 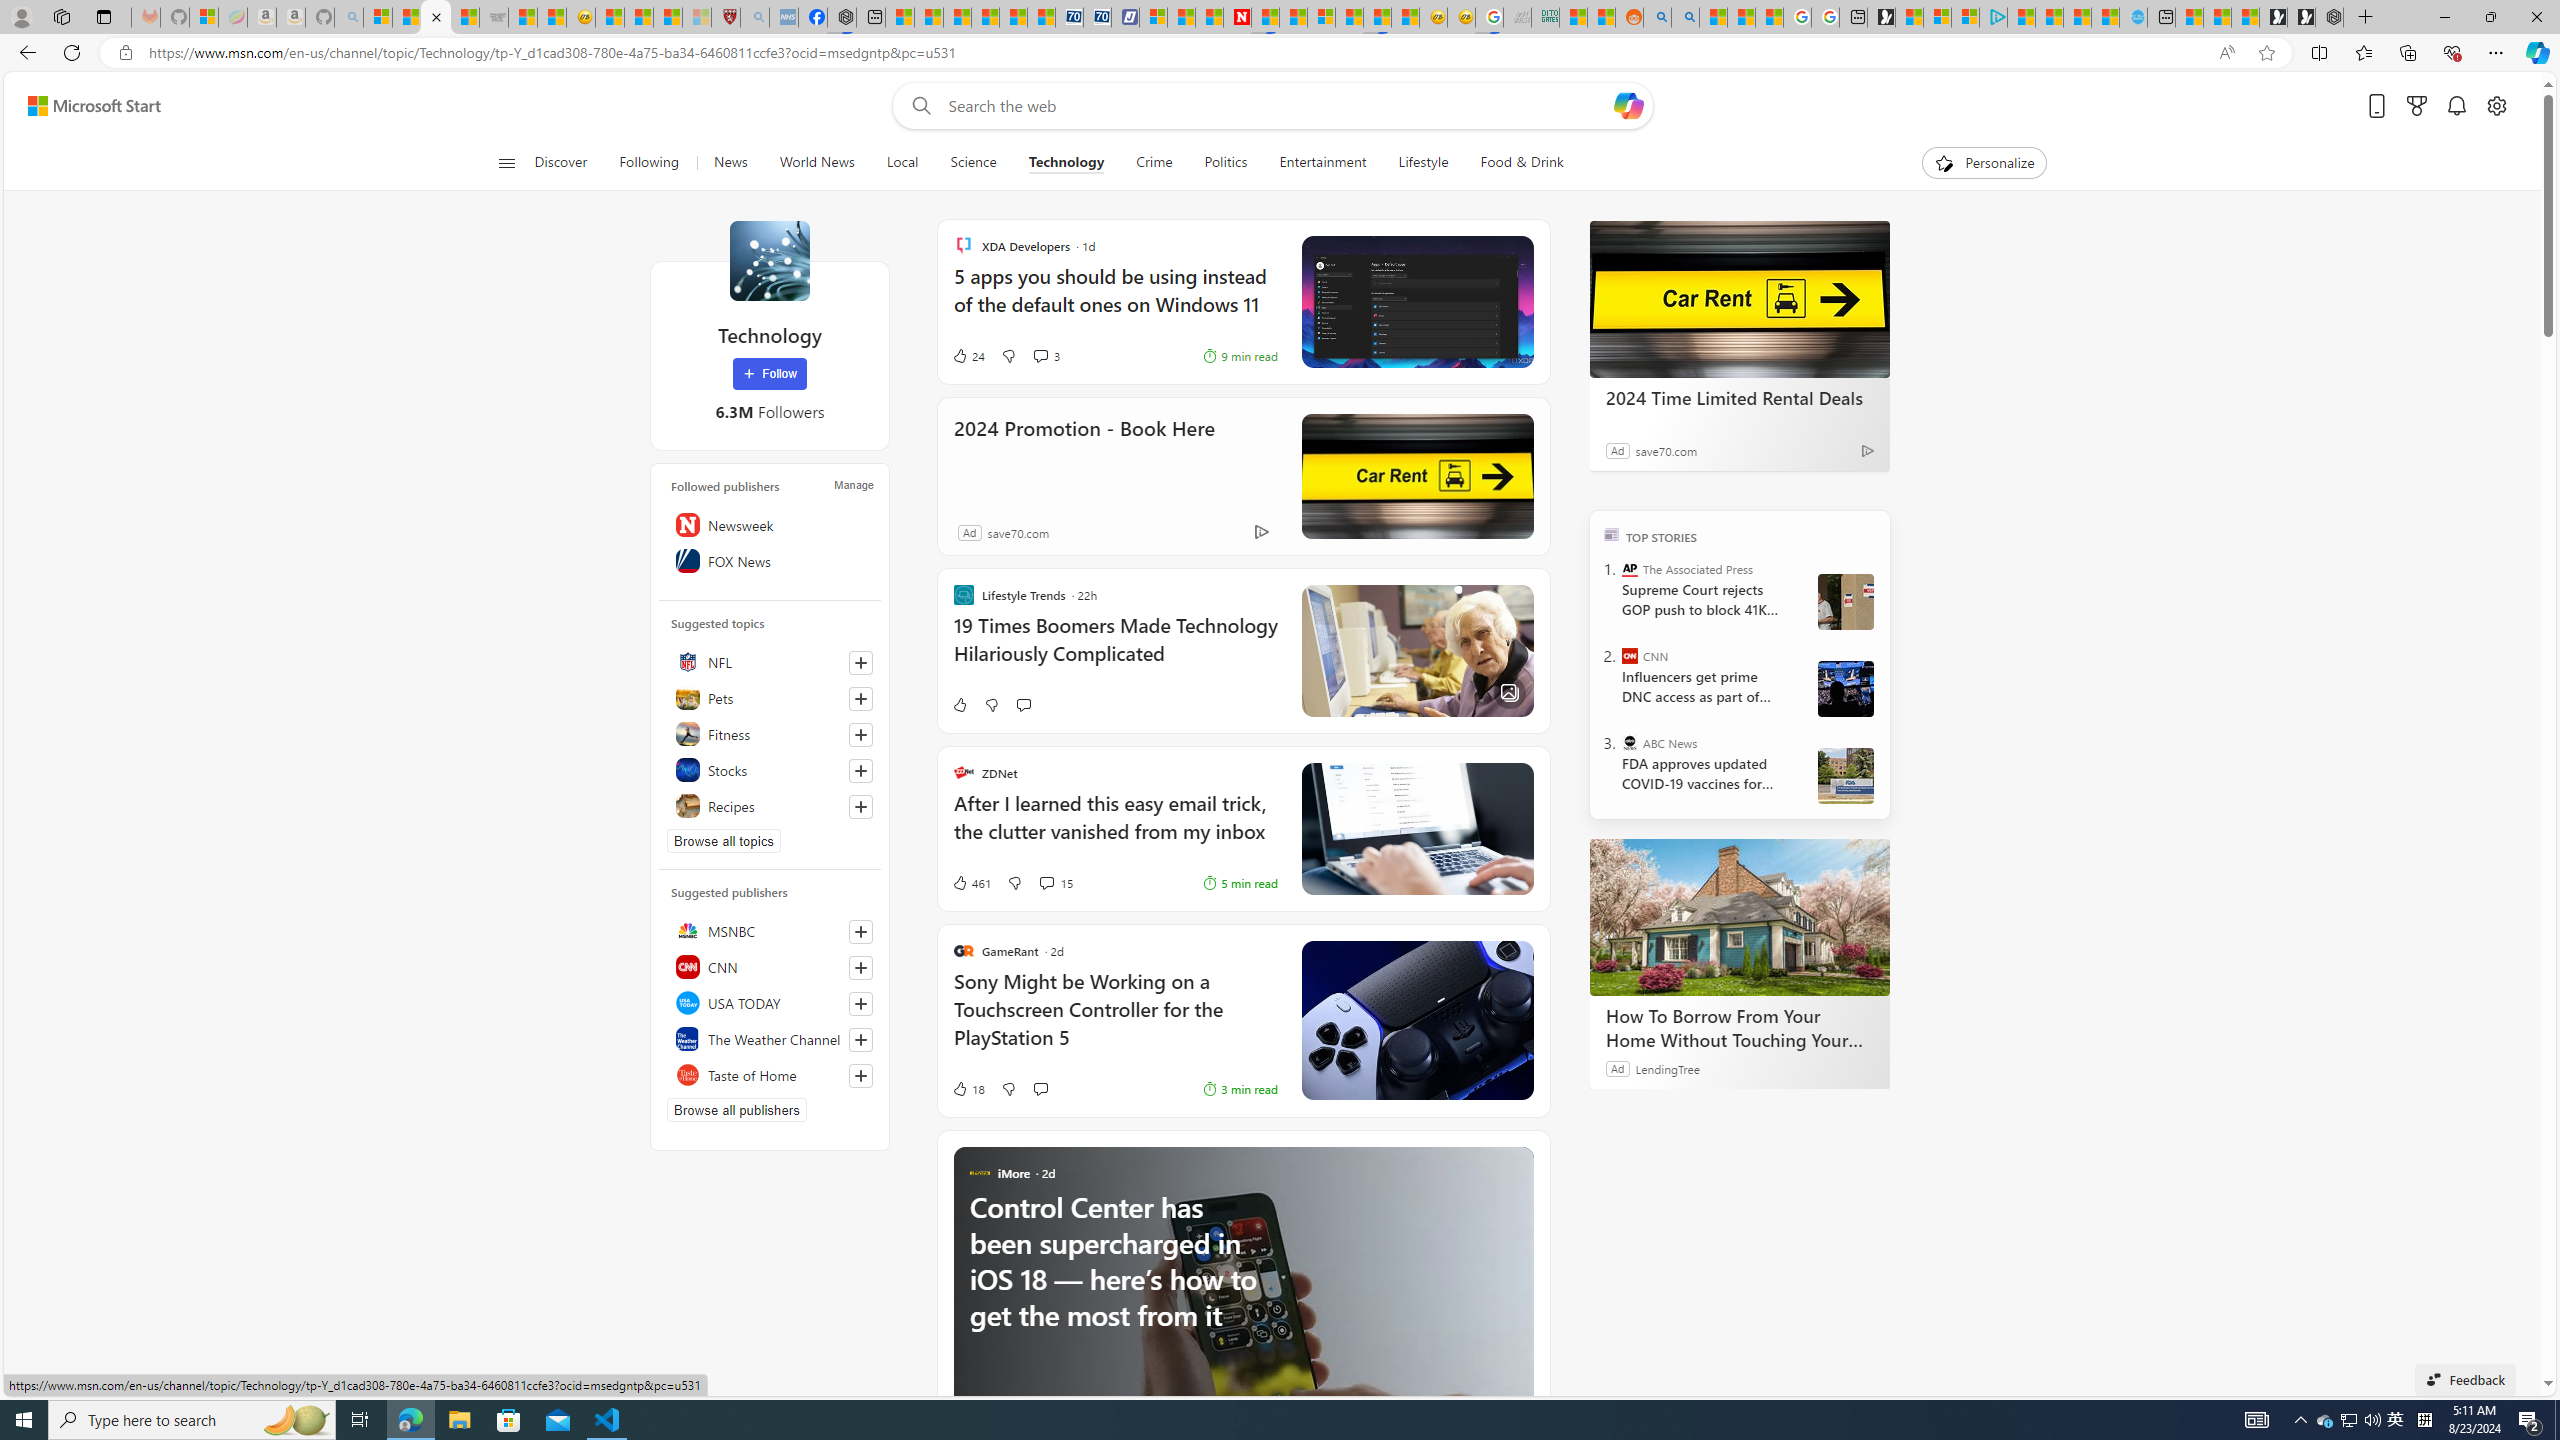 What do you see at coordinates (1667, 1068) in the screenshot?
I see `'LendingTree'` at bounding box center [1667, 1068].